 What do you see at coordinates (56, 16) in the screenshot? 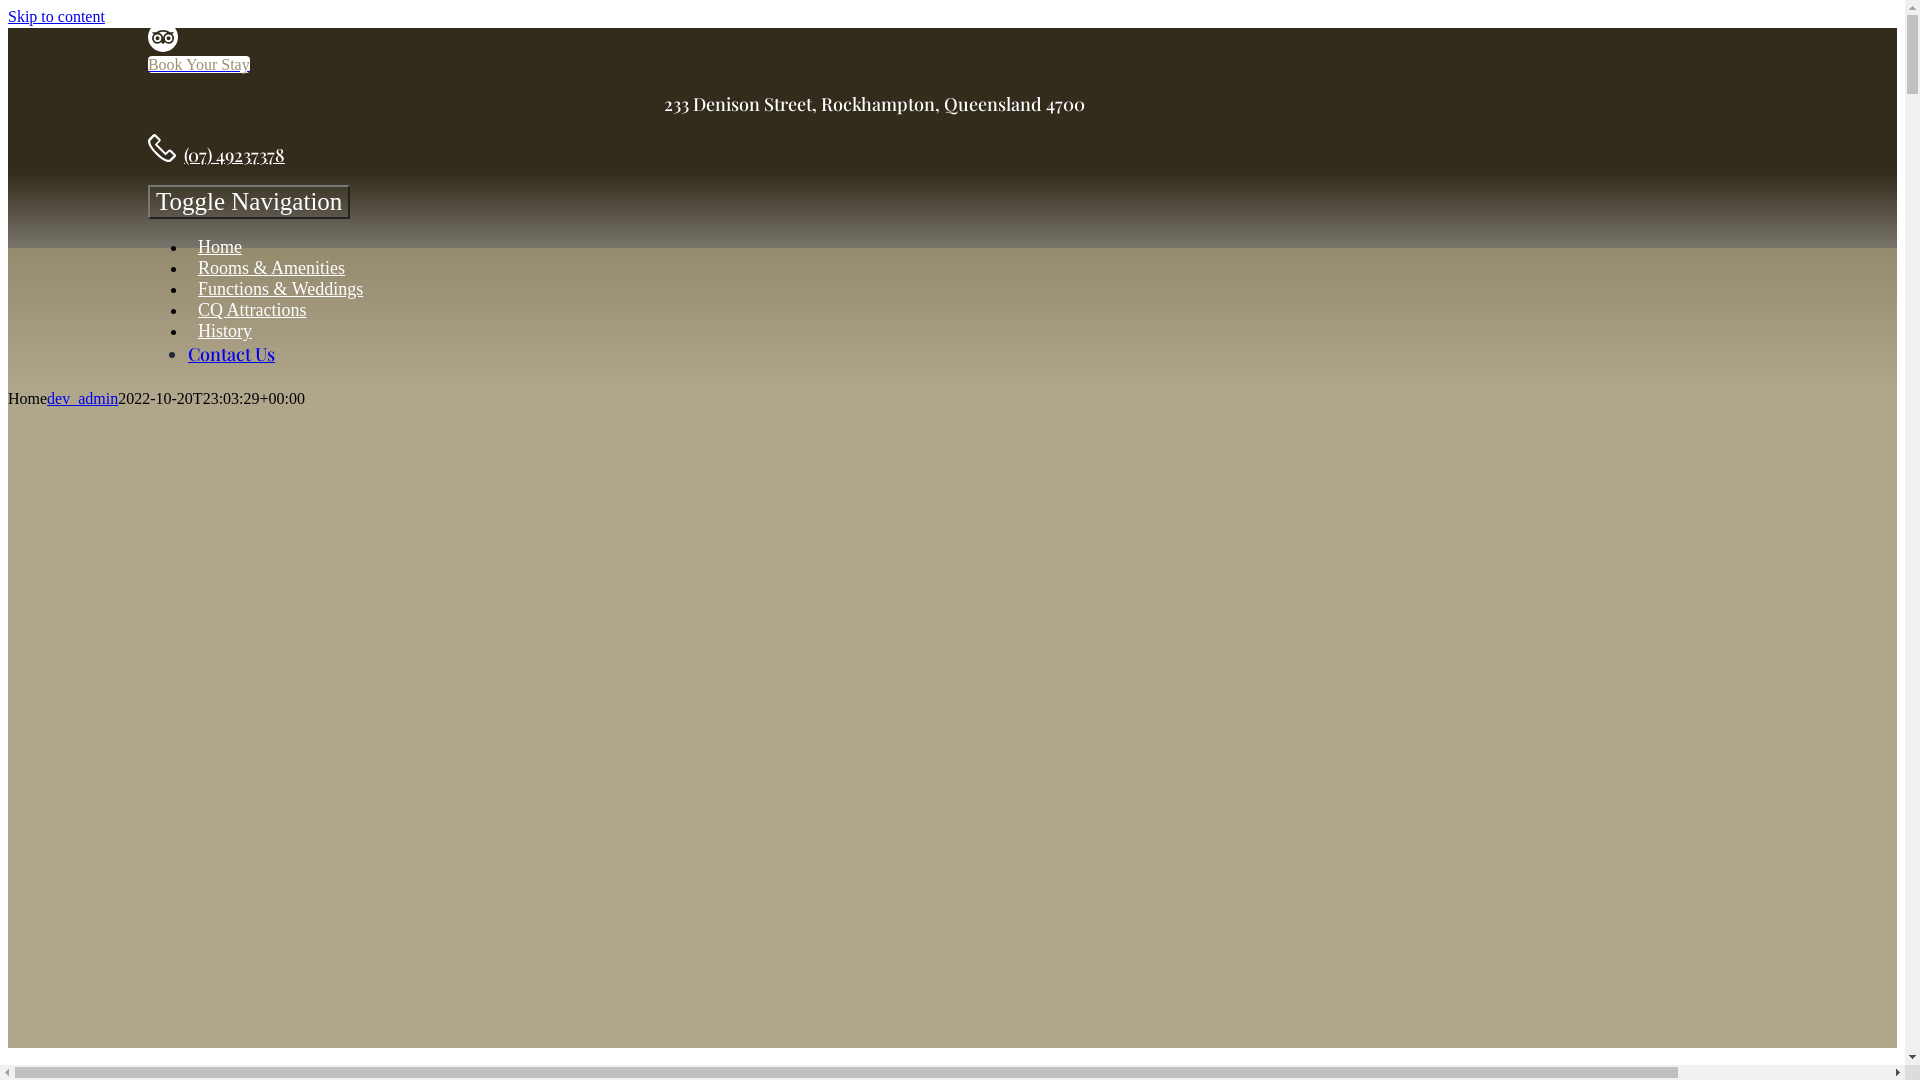
I see `'Skip to content'` at bounding box center [56, 16].